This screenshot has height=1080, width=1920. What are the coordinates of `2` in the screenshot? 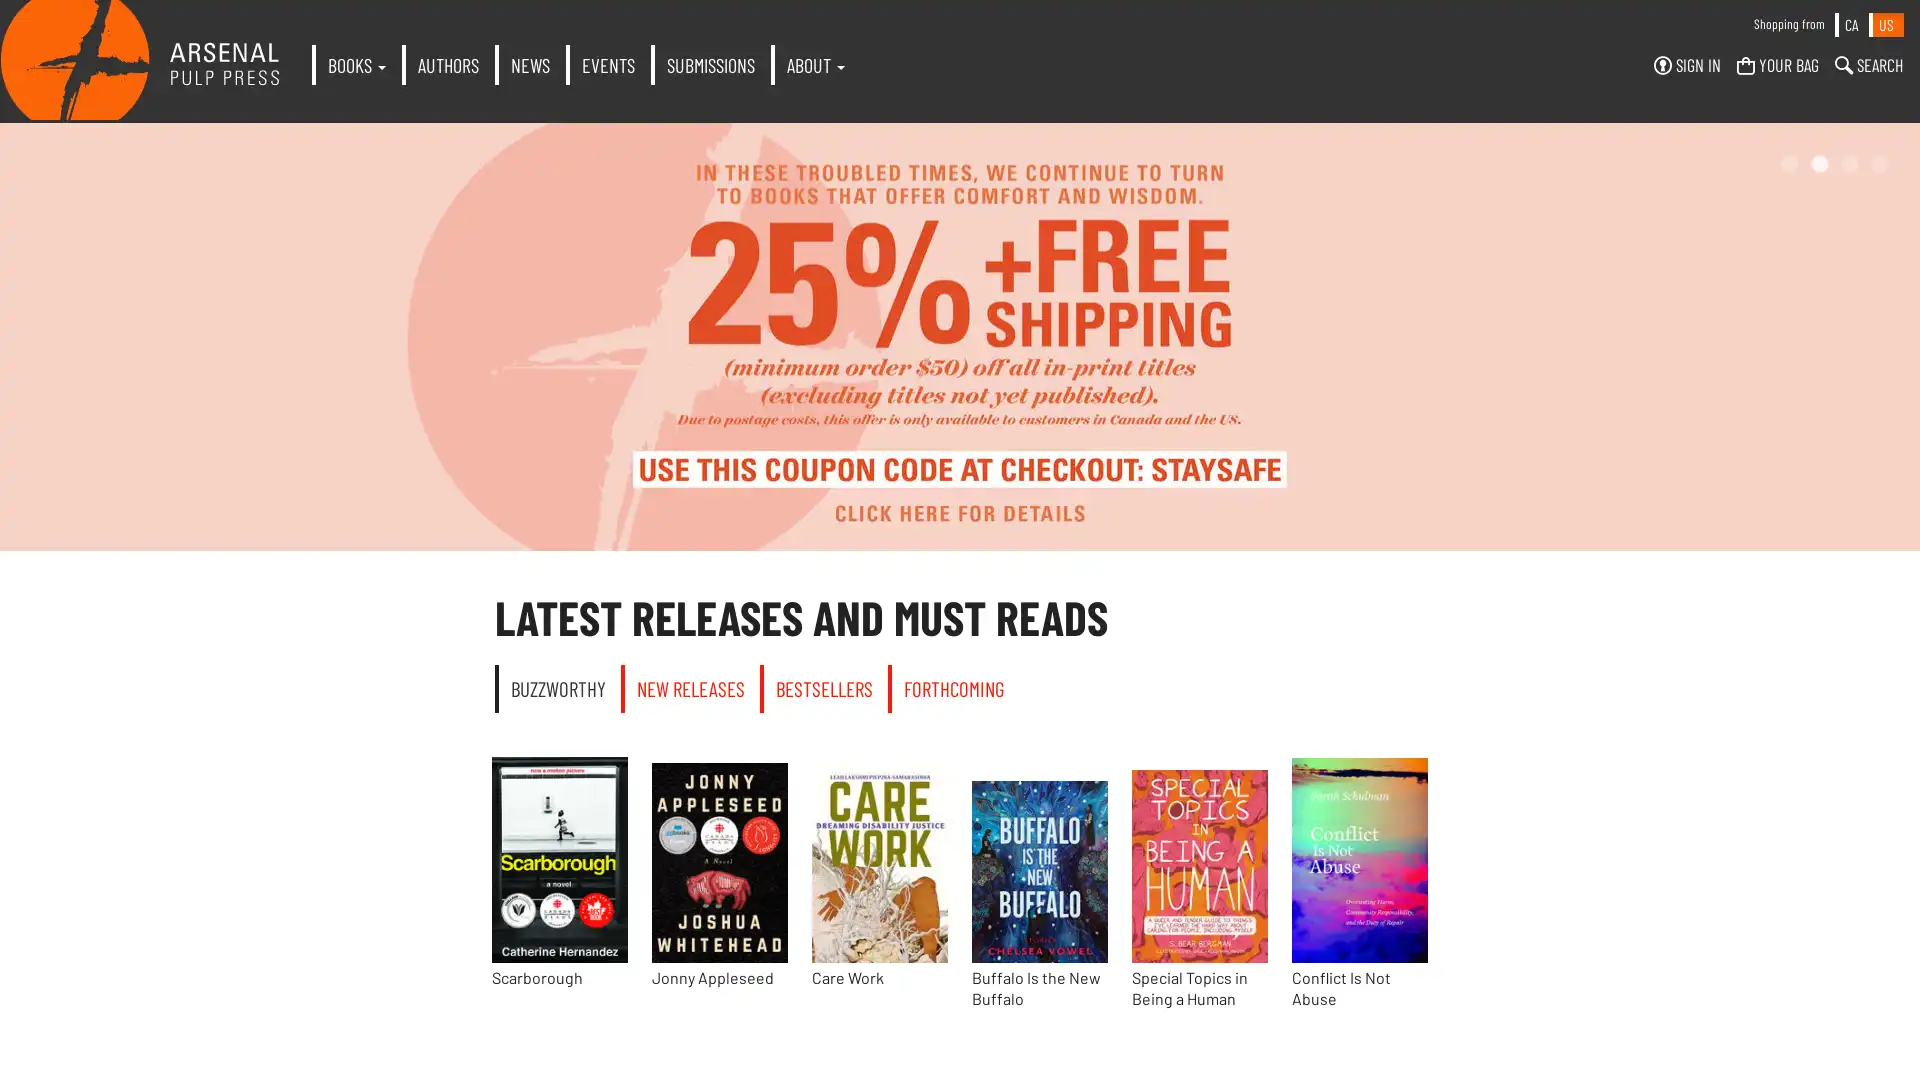 It's located at (1819, 164).